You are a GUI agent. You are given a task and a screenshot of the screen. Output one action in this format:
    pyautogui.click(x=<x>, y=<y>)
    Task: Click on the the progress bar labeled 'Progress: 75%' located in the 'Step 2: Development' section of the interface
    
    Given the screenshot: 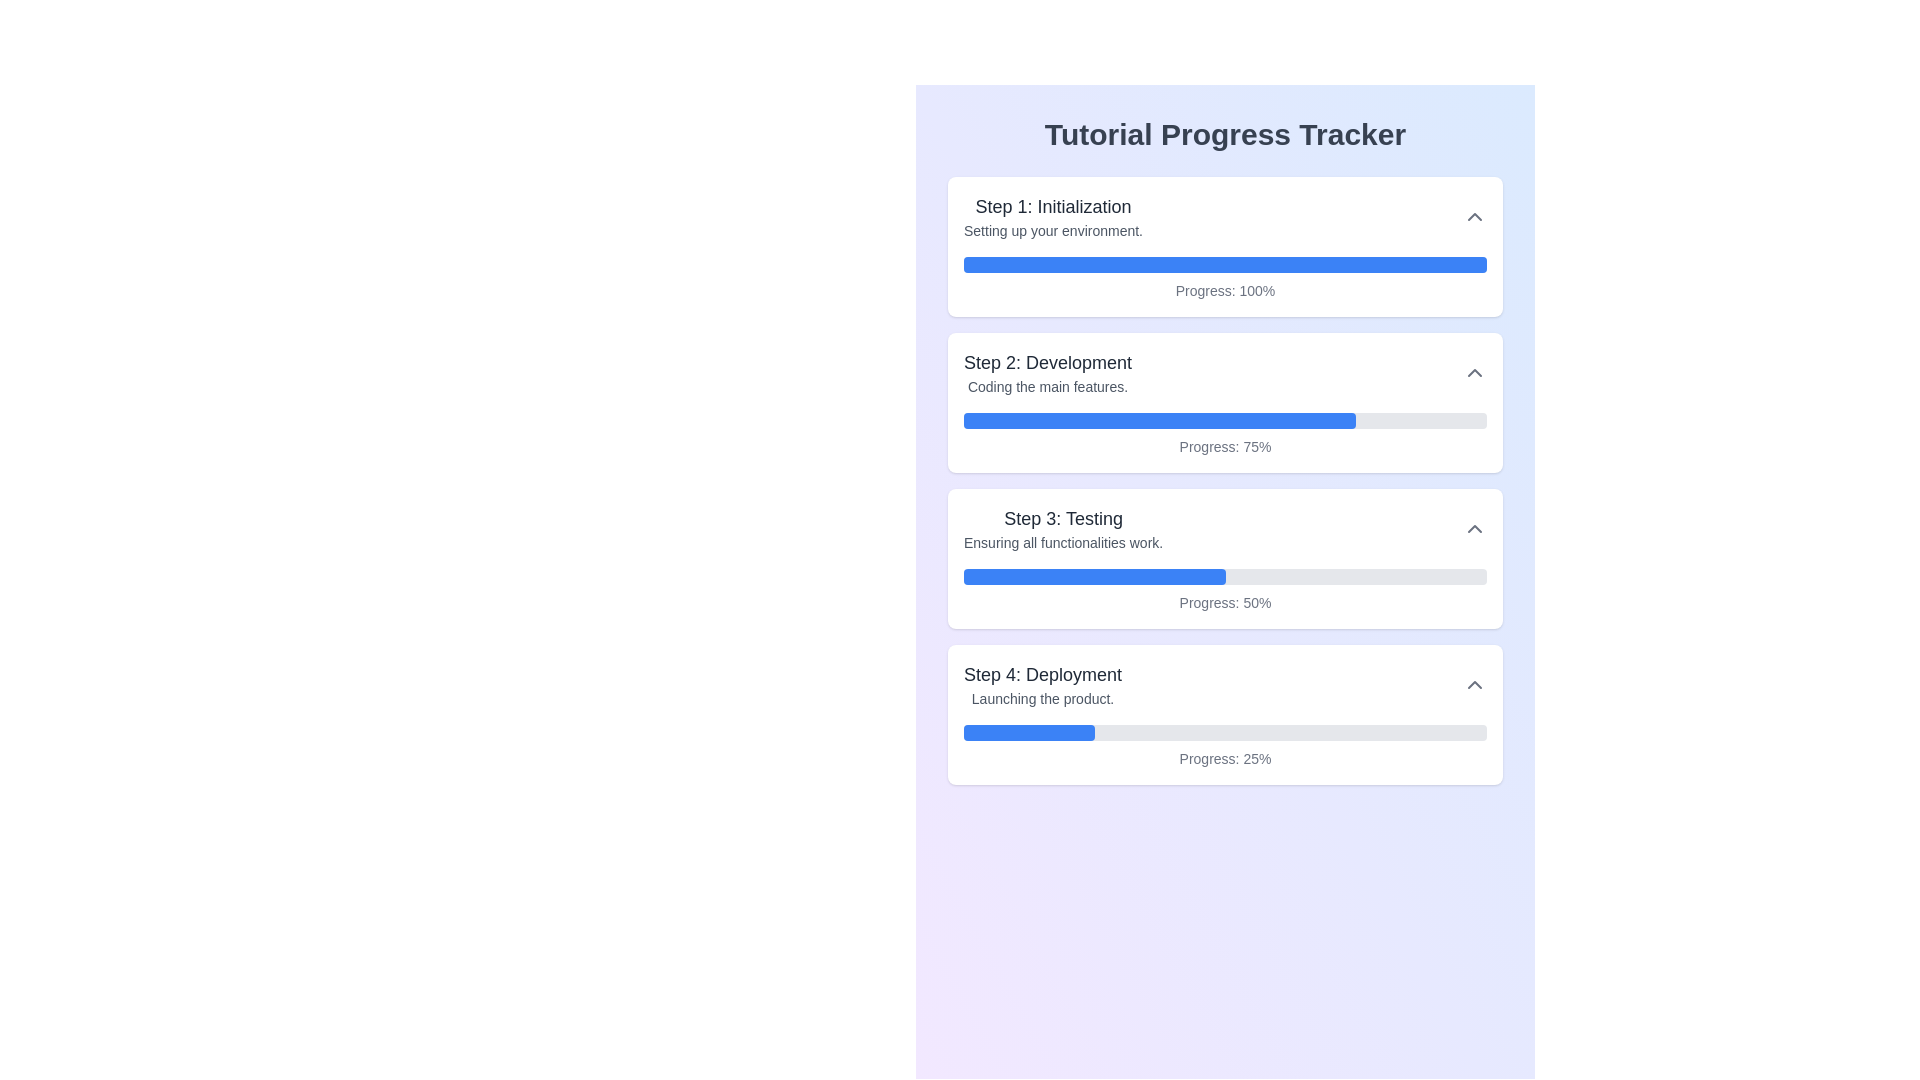 What is the action you would take?
    pyautogui.click(x=1224, y=434)
    